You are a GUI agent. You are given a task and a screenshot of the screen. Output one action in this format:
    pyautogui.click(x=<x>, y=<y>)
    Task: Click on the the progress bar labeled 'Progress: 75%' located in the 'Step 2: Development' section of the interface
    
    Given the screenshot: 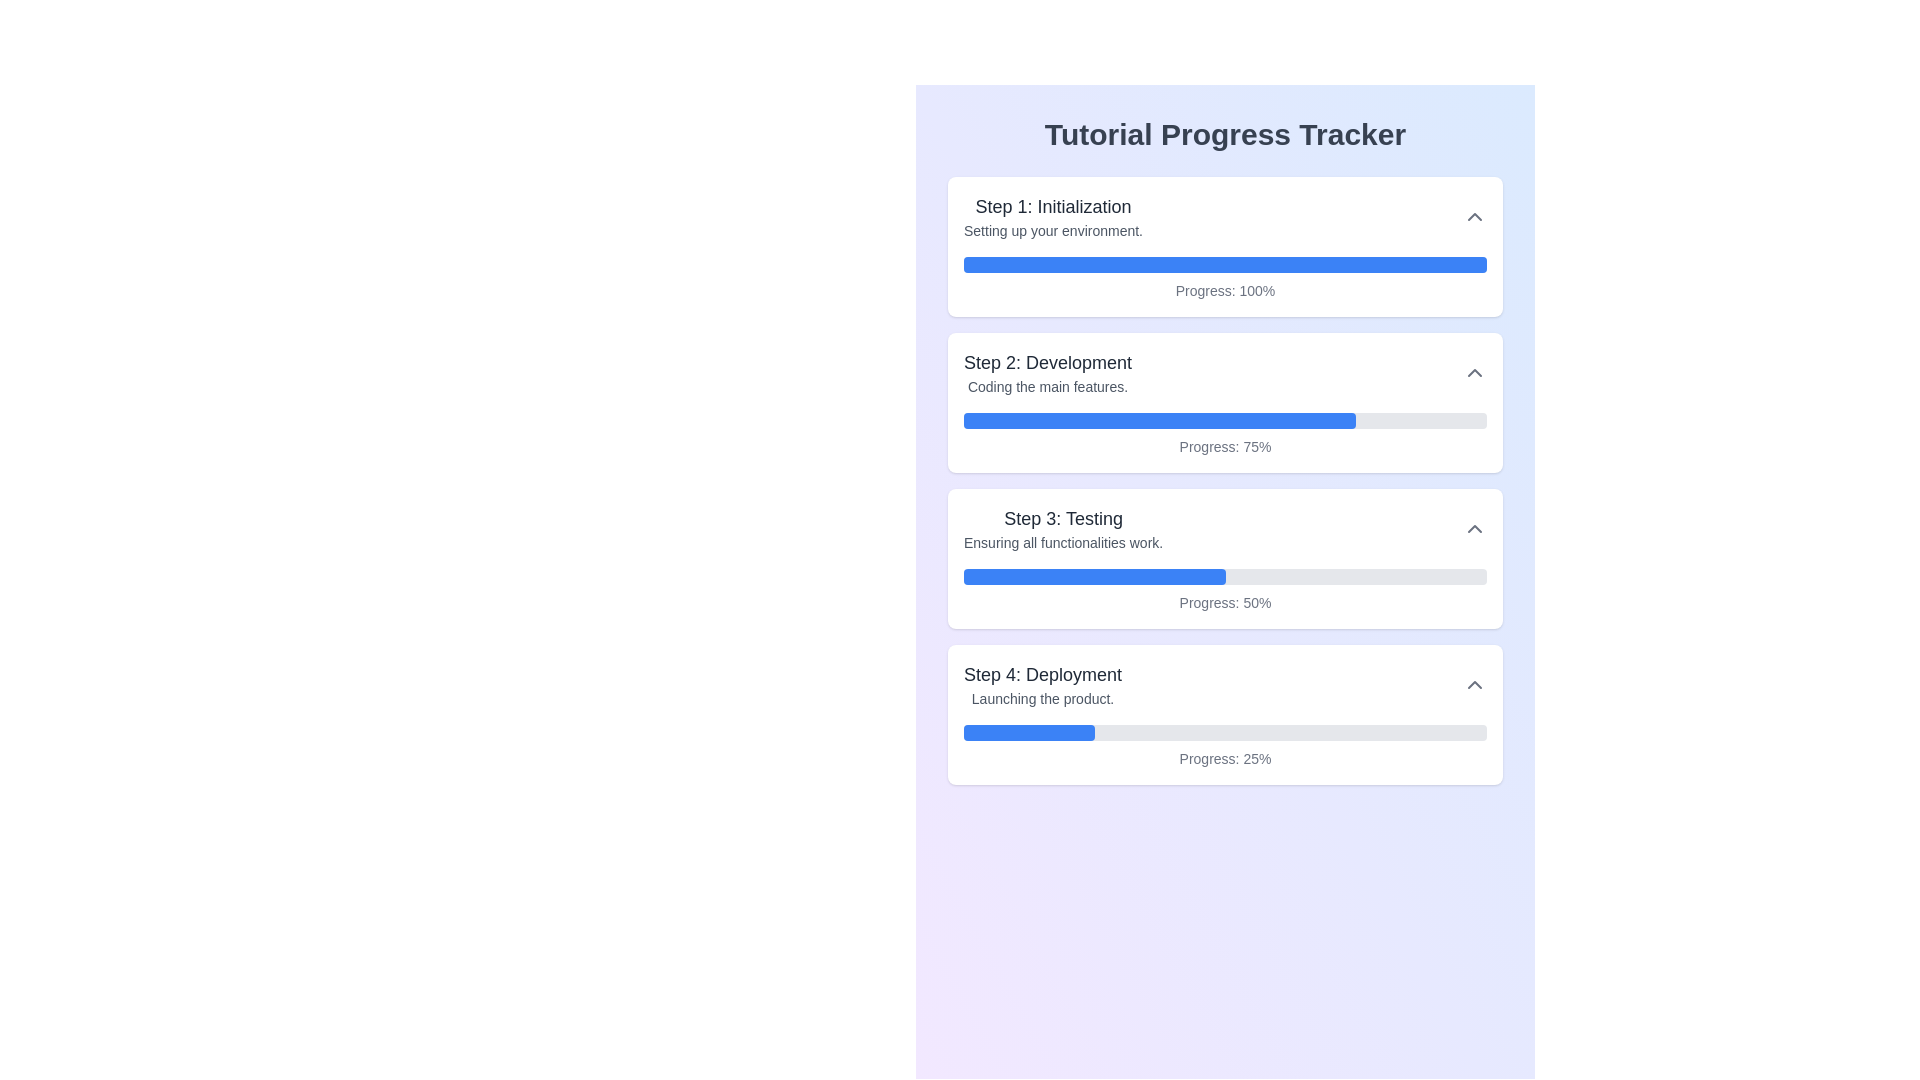 What is the action you would take?
    pyautogui.click(x=1224, y=434)
    